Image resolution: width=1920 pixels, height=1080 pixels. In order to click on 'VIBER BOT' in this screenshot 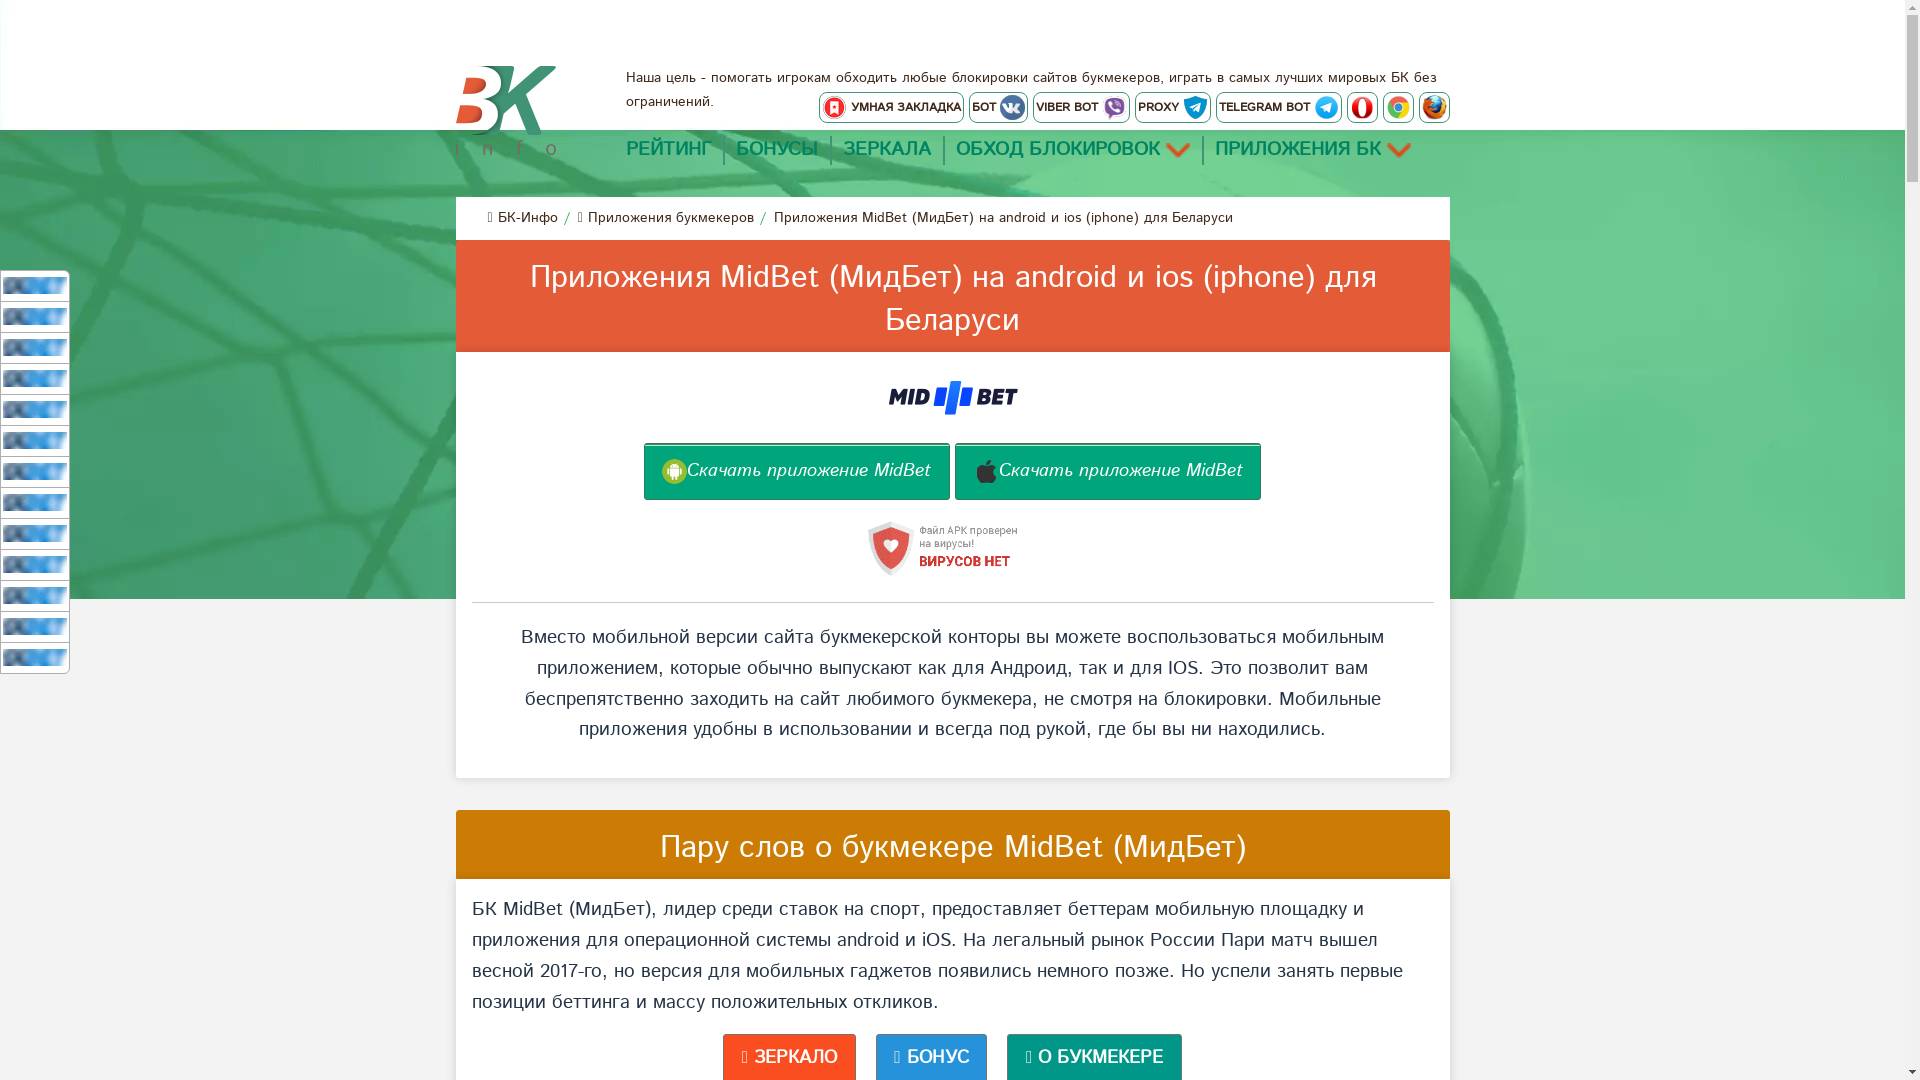, I will do `click(1079, 107)`.